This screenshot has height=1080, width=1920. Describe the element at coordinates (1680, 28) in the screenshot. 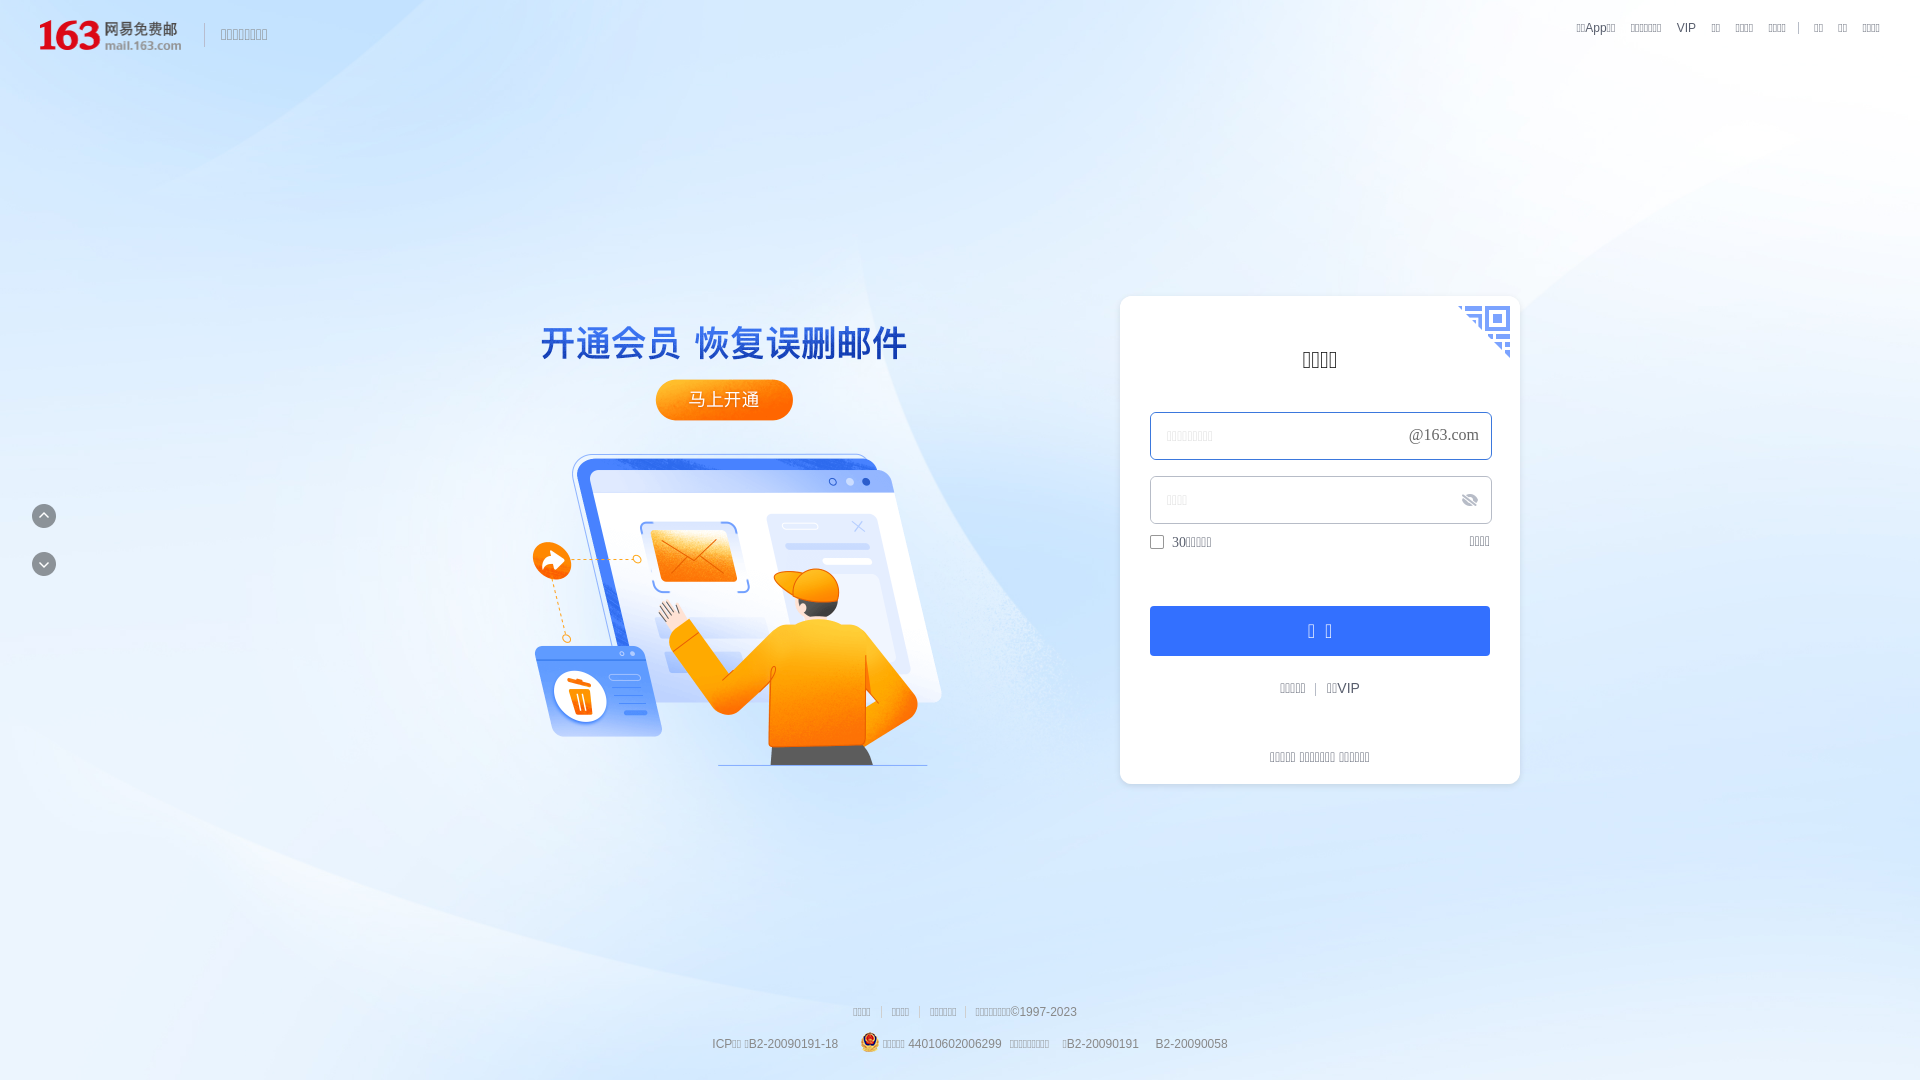

I see `'VIP'` at that location.